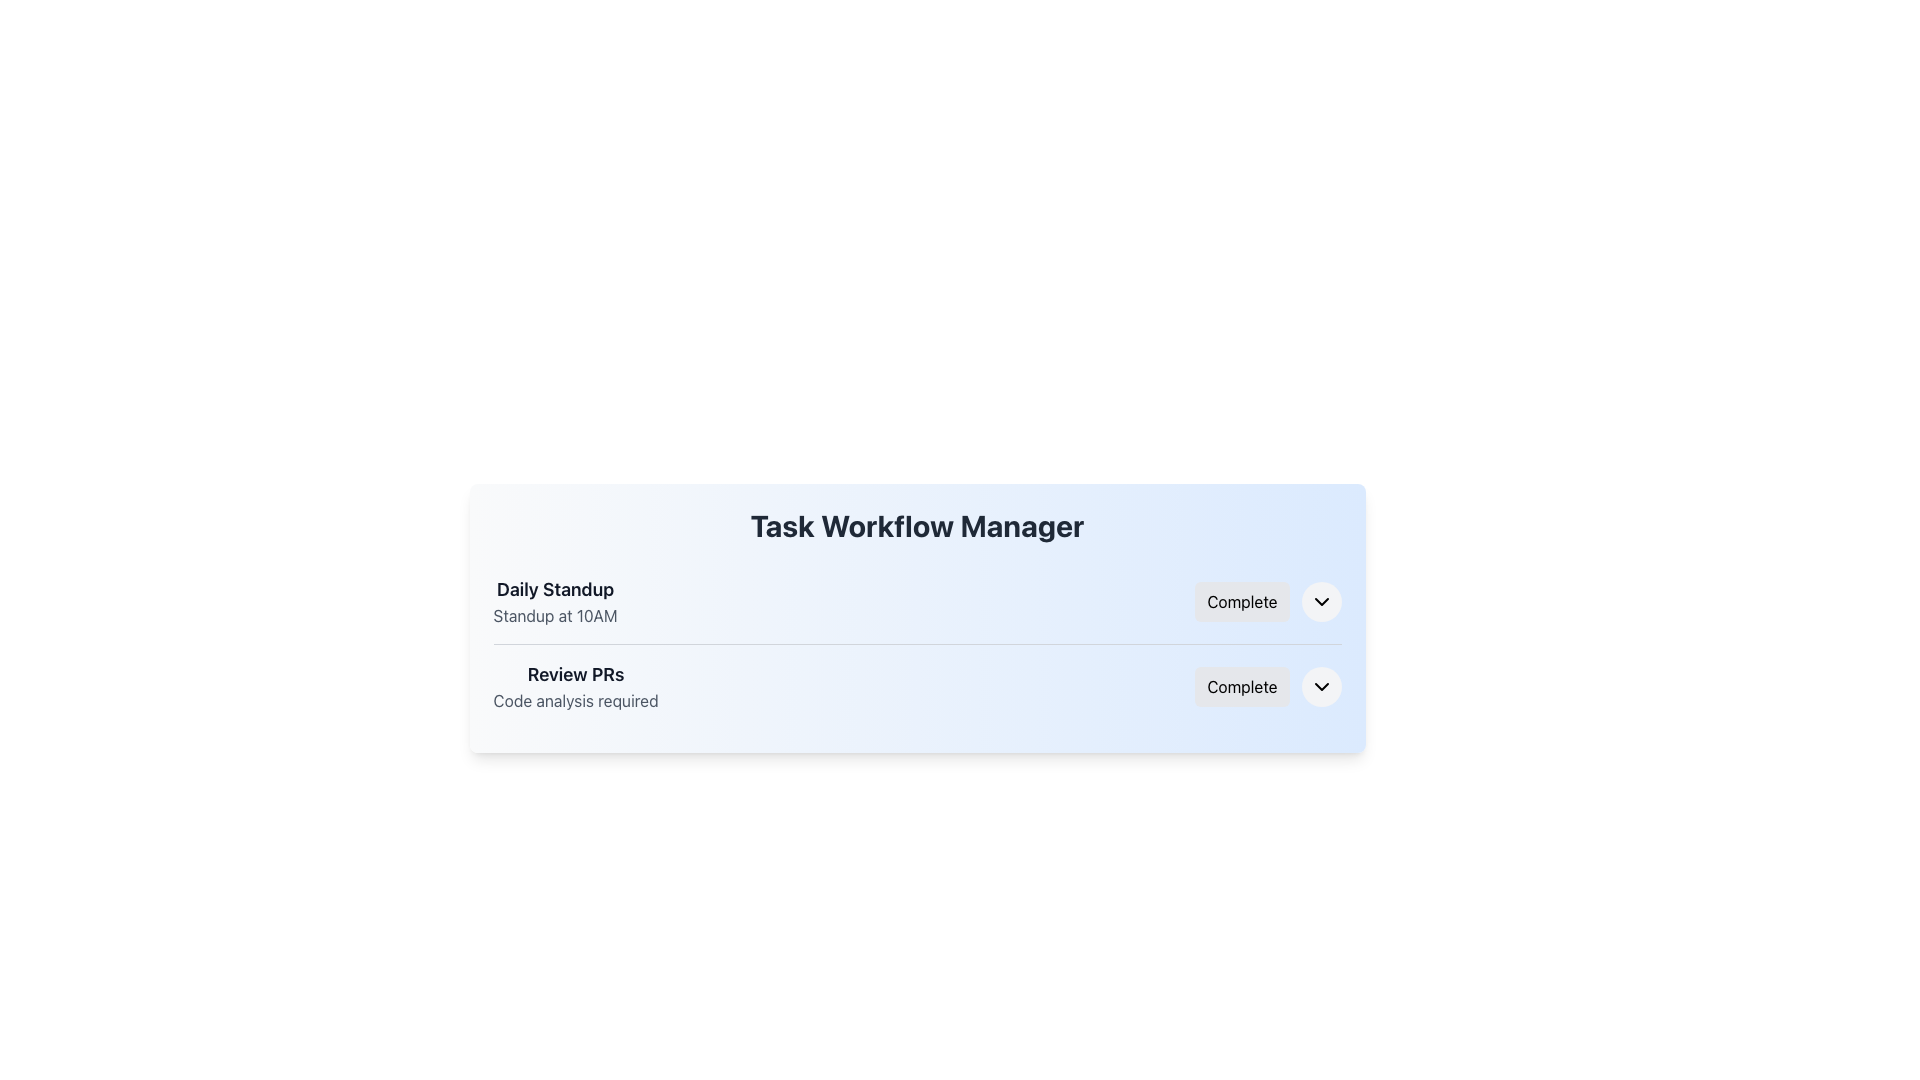 This screenshot has height=1080, width=1920. Describe the element at coordinates (1267, 685) in the screenshot. I see `the grey toggle button labeled 'Complete' with a downward chevron icon, located` at that location.